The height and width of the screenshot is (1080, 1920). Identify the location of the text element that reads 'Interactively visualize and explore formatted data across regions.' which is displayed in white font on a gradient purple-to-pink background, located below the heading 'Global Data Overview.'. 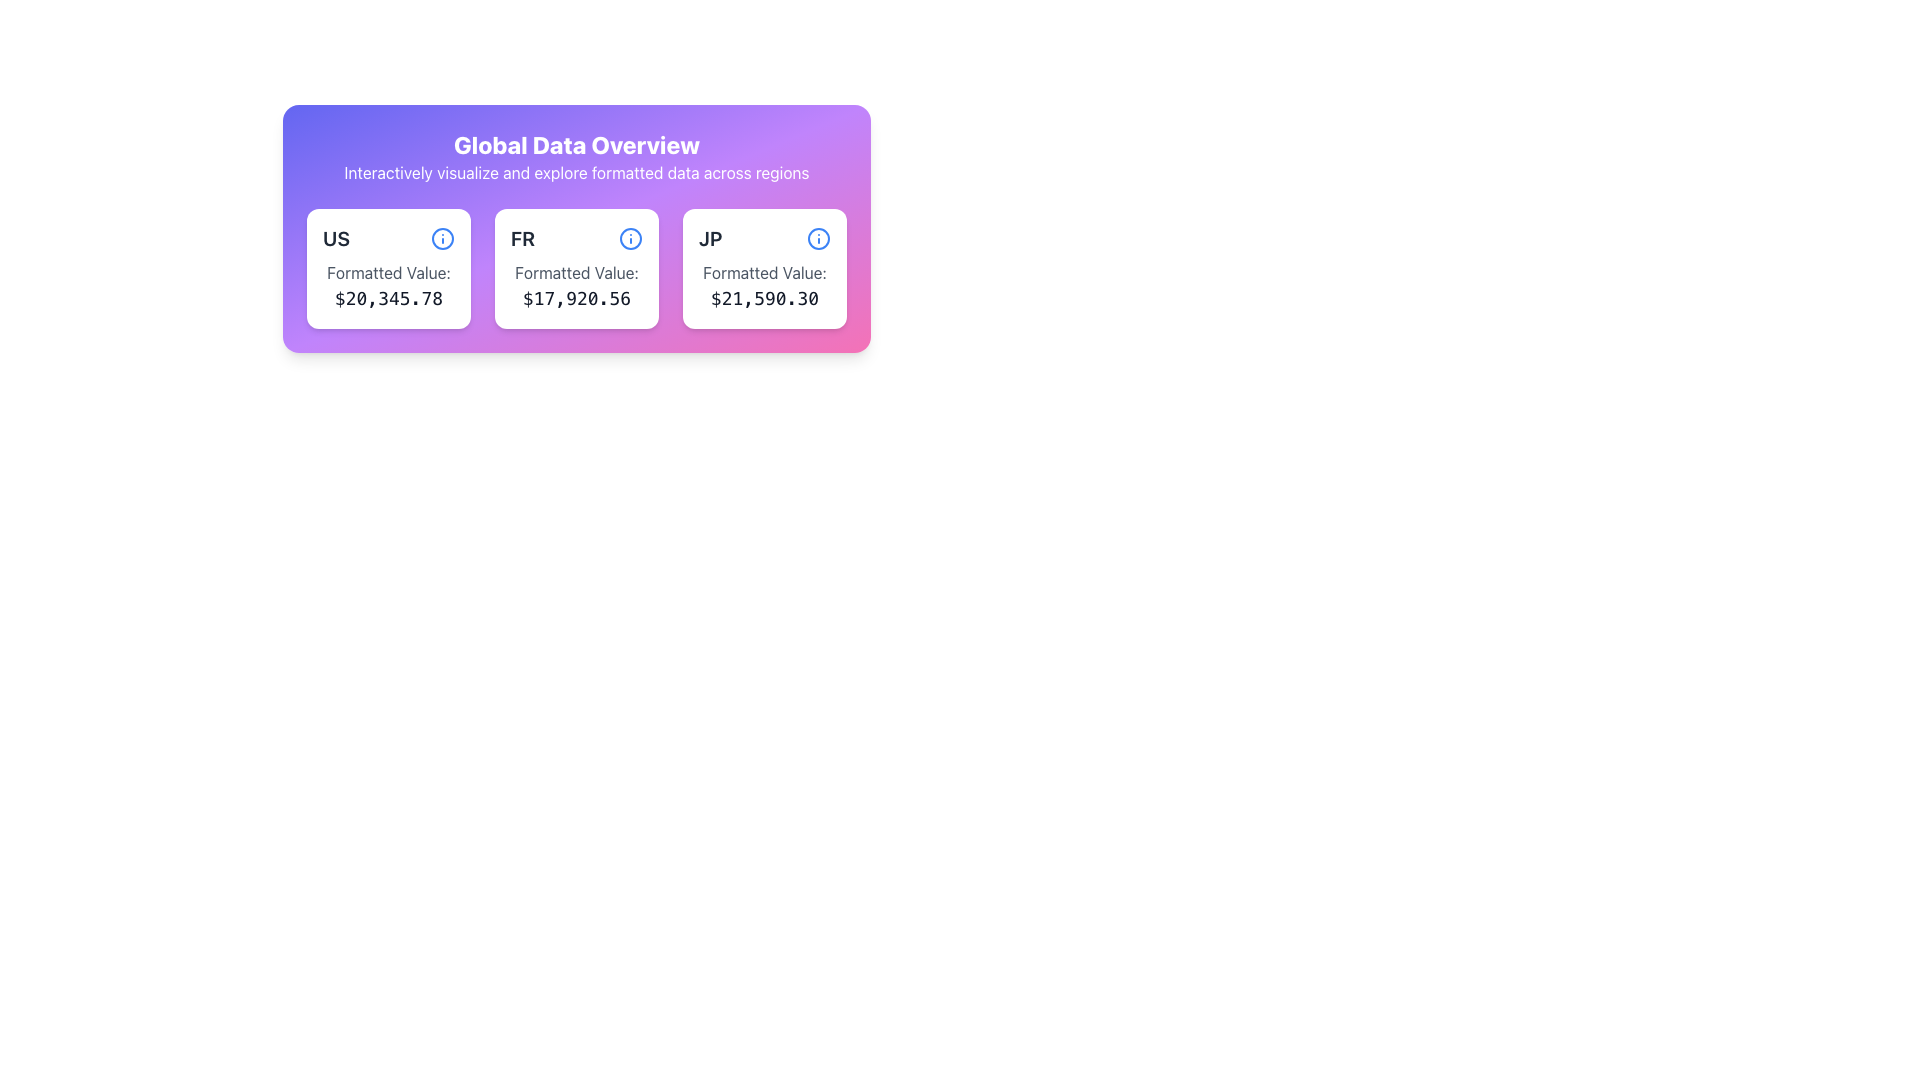
(575, 172).